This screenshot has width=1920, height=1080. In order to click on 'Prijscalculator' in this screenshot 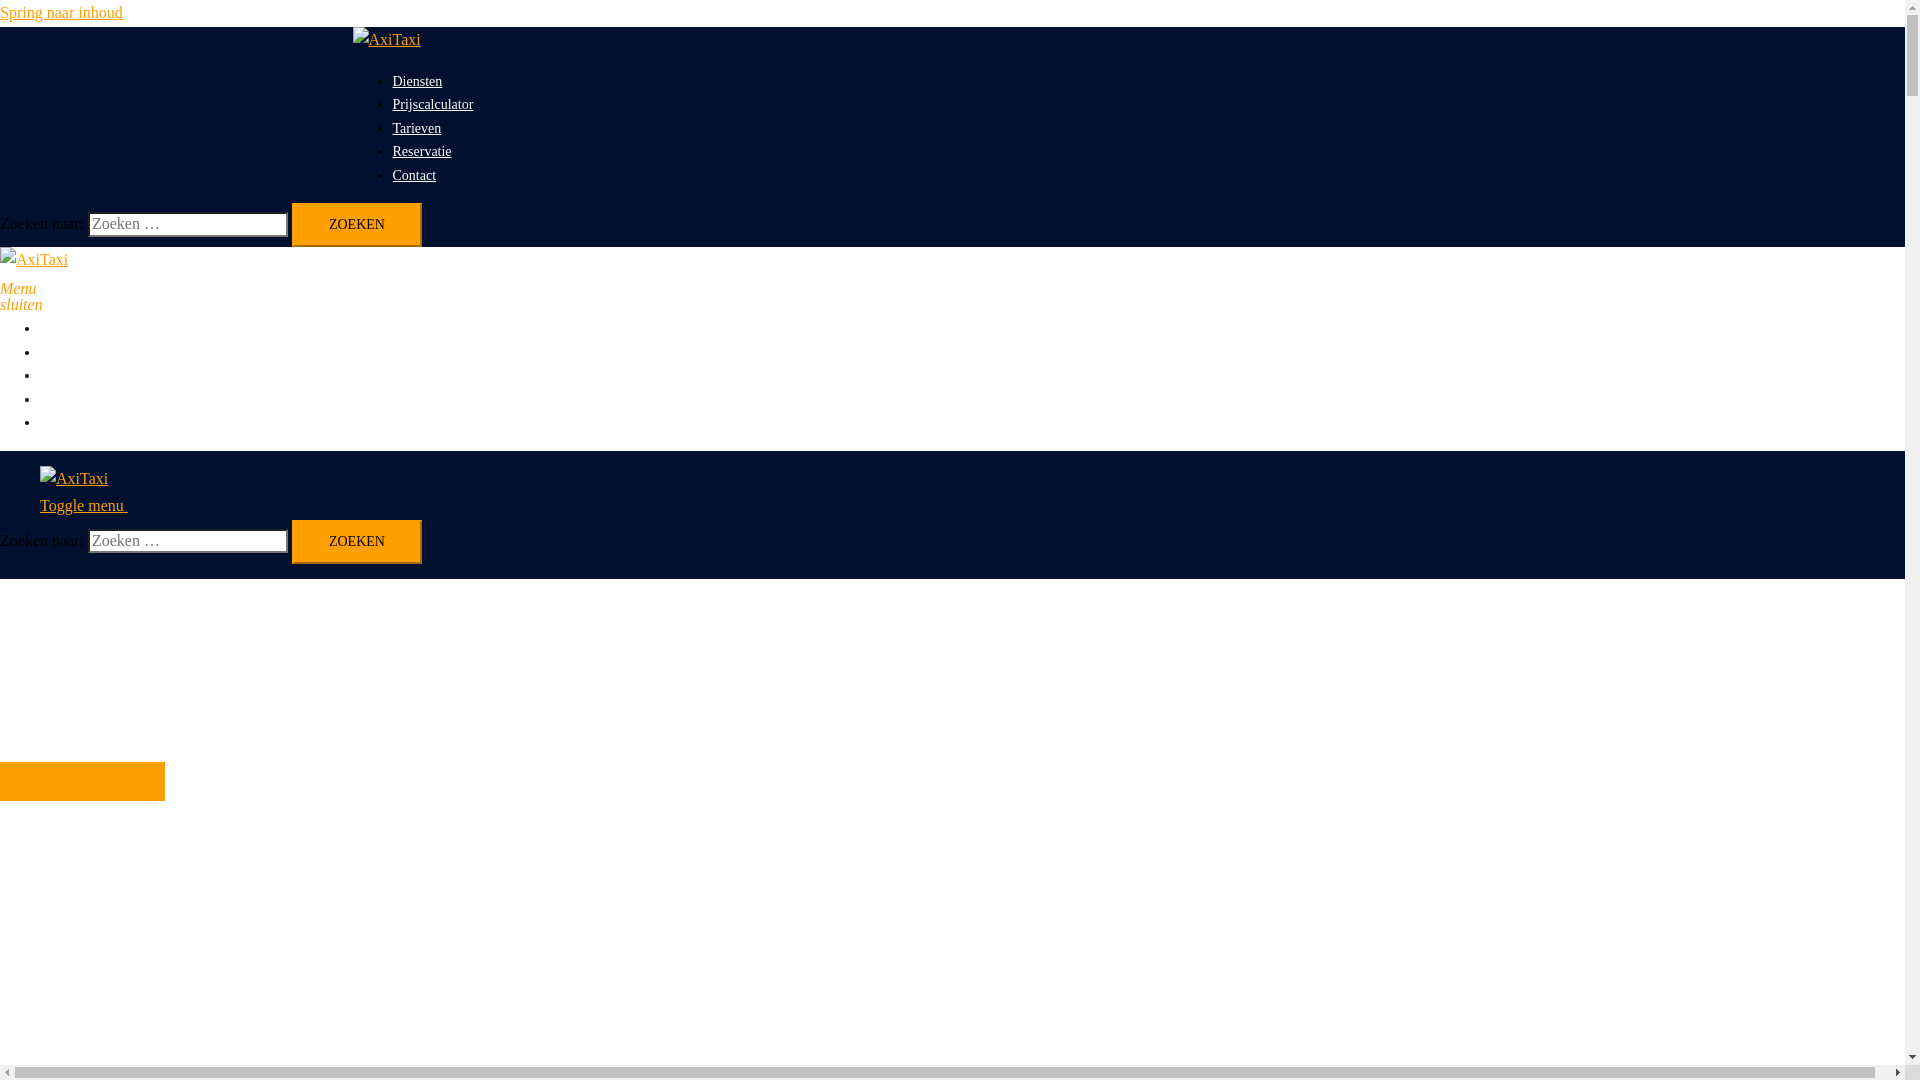, I will do `click(80, 351)`.